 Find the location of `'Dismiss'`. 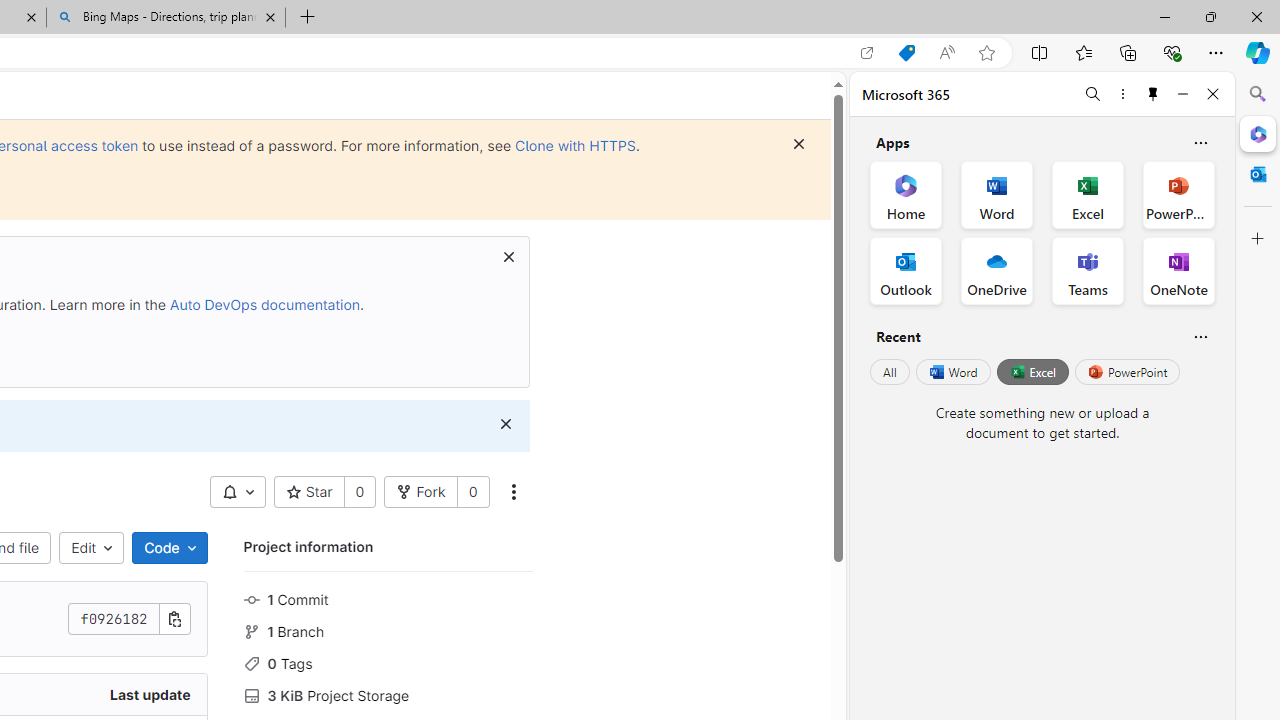

'Dismiss' is located at coordinates (505, 423).